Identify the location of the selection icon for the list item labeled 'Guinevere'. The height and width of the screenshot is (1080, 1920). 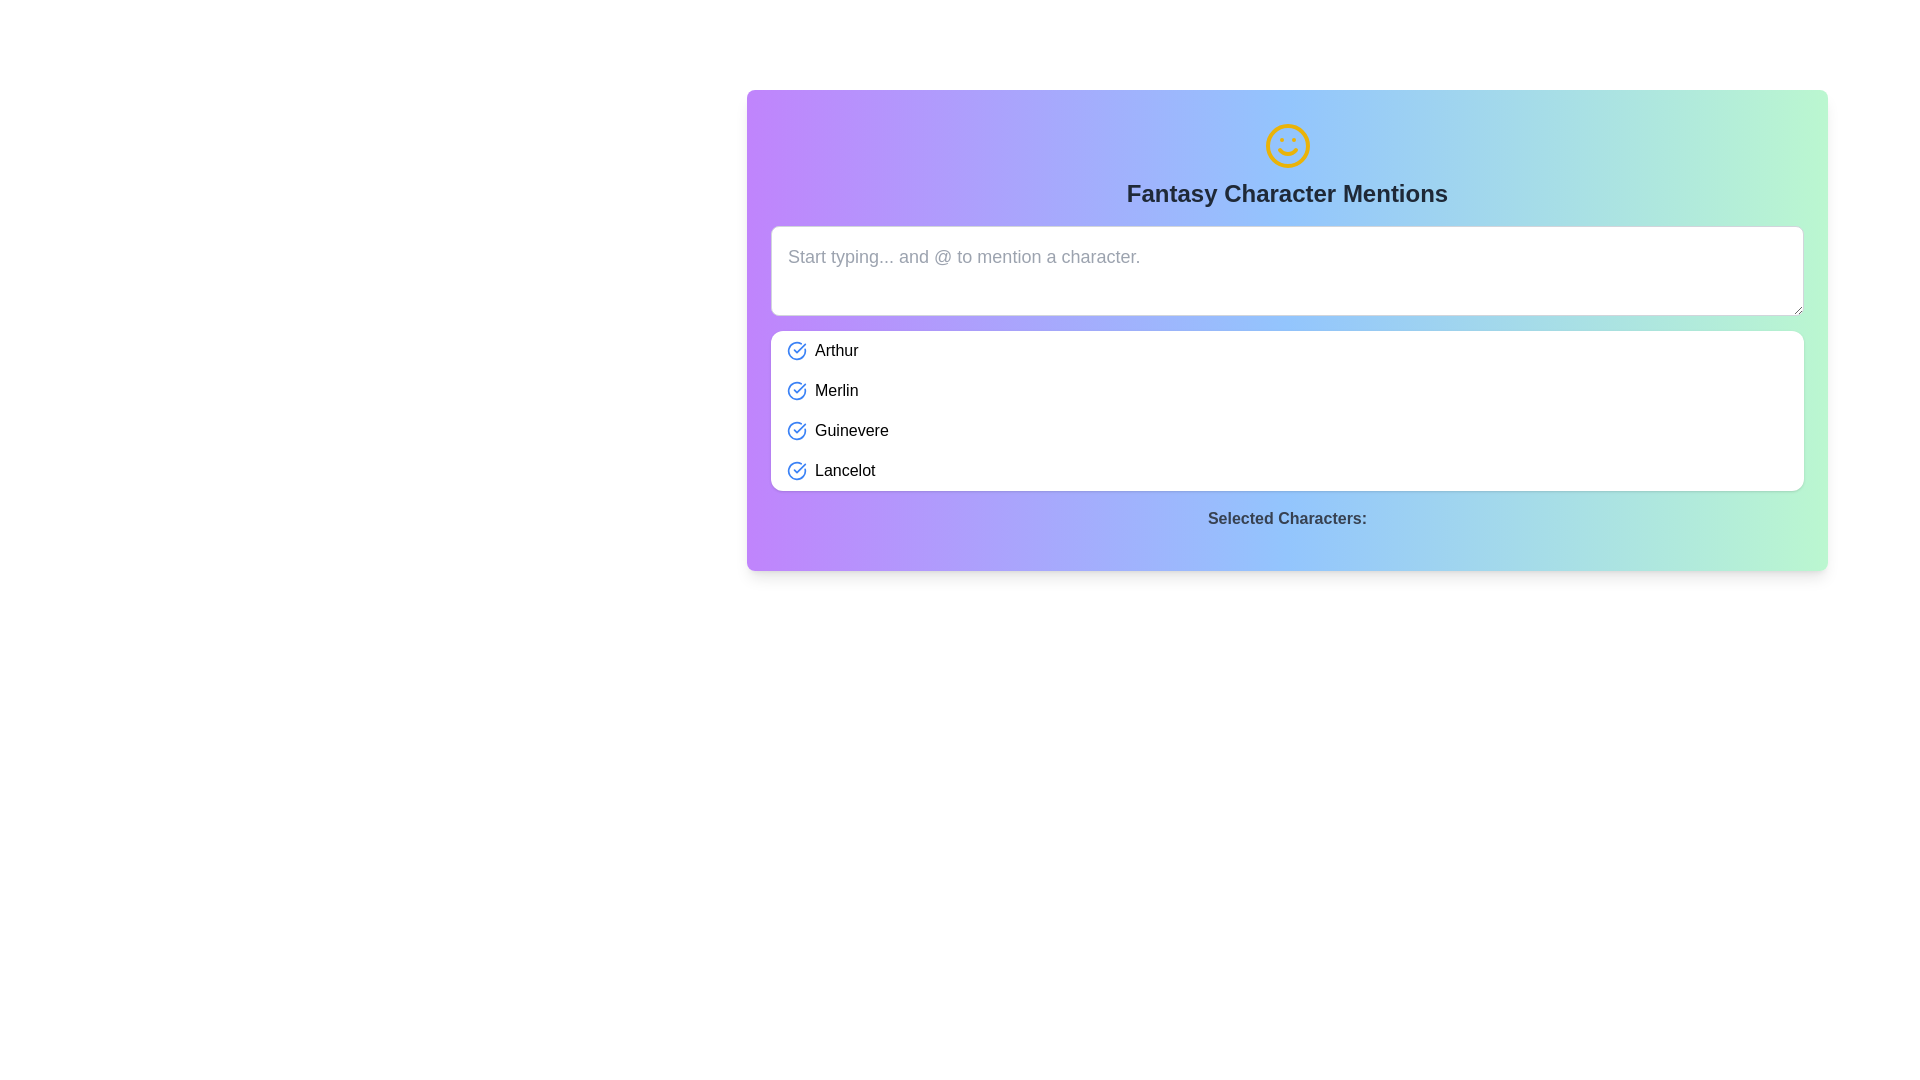
(795, 430).